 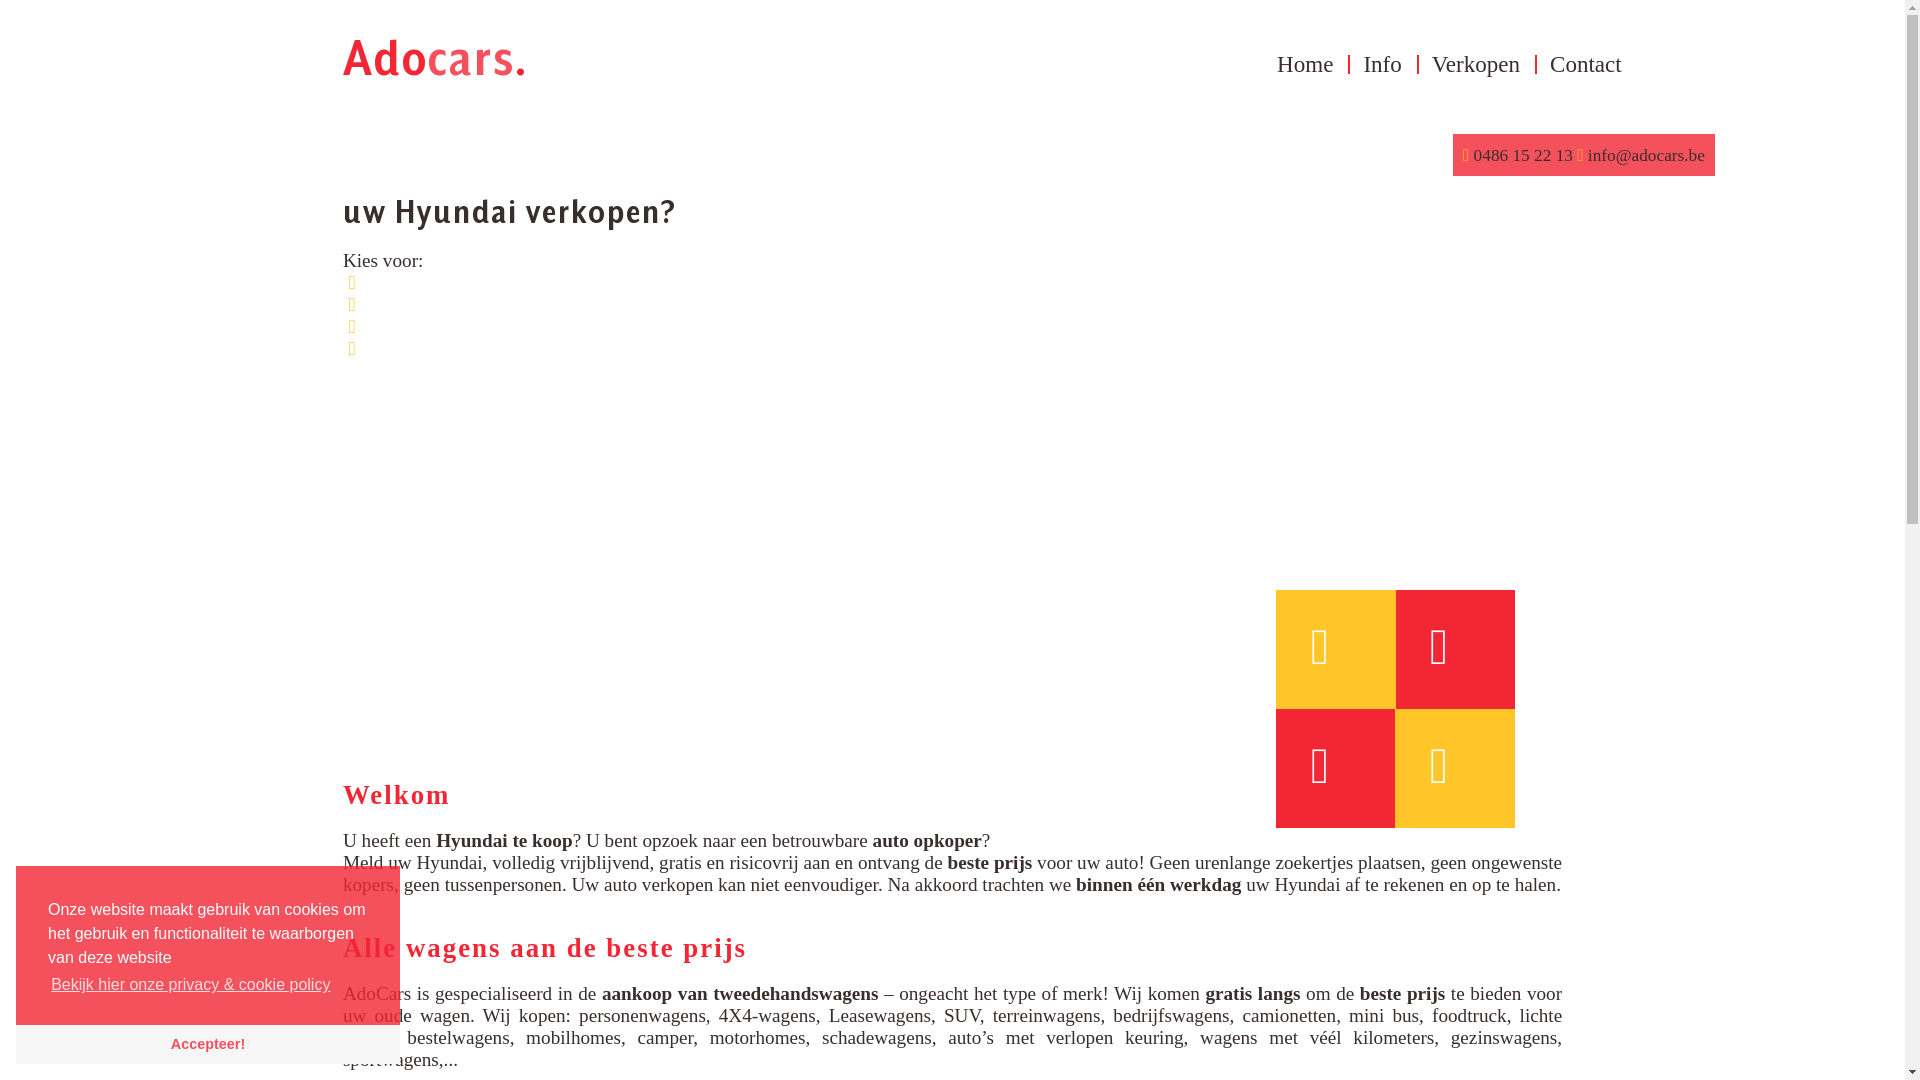 I want to click on 'bestelwagens', so click(x=456, y=1036).